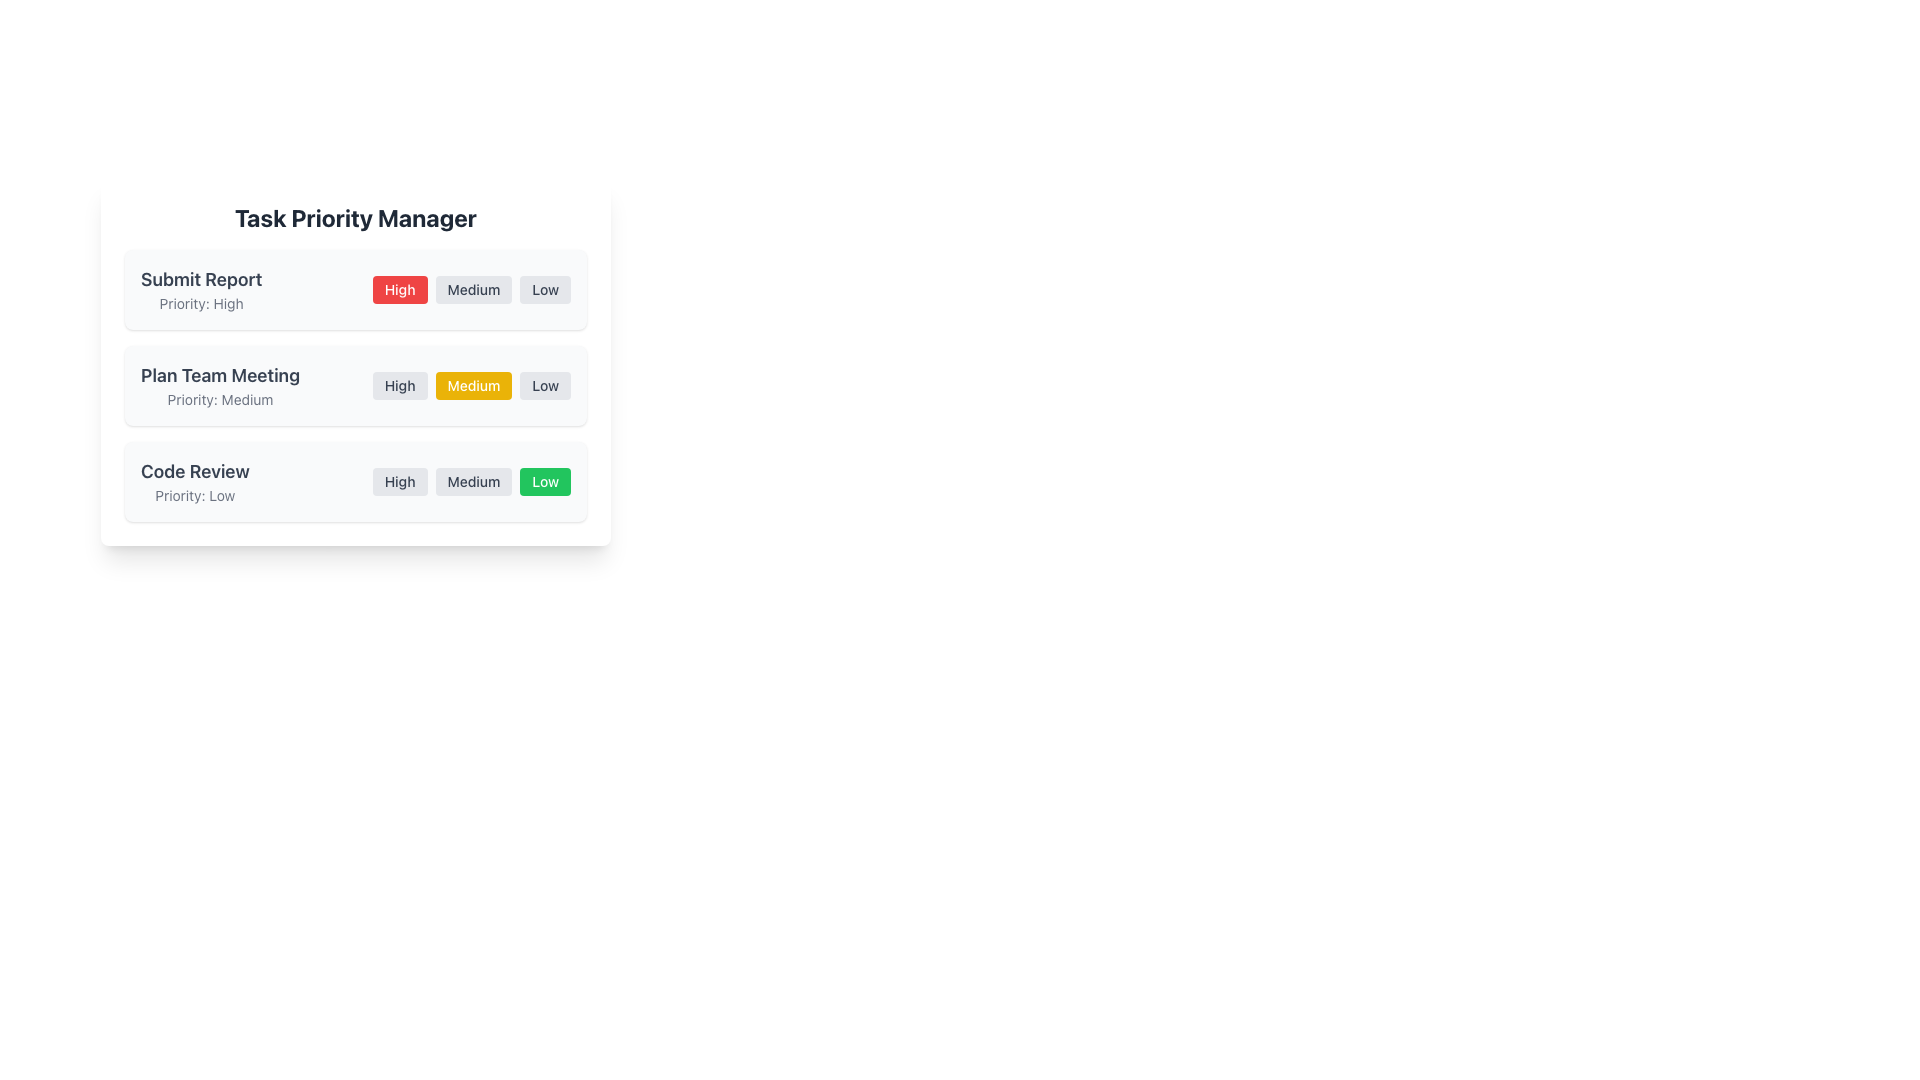 The height and width of the screenshot is (1080, 1920). What do you see at coordinates (195, 495) in the screenshot?
I see `the text label indicating the priority level for the 'Code Review' task, located beneath the 'Code Review' header` at bounding box center [195, 495].